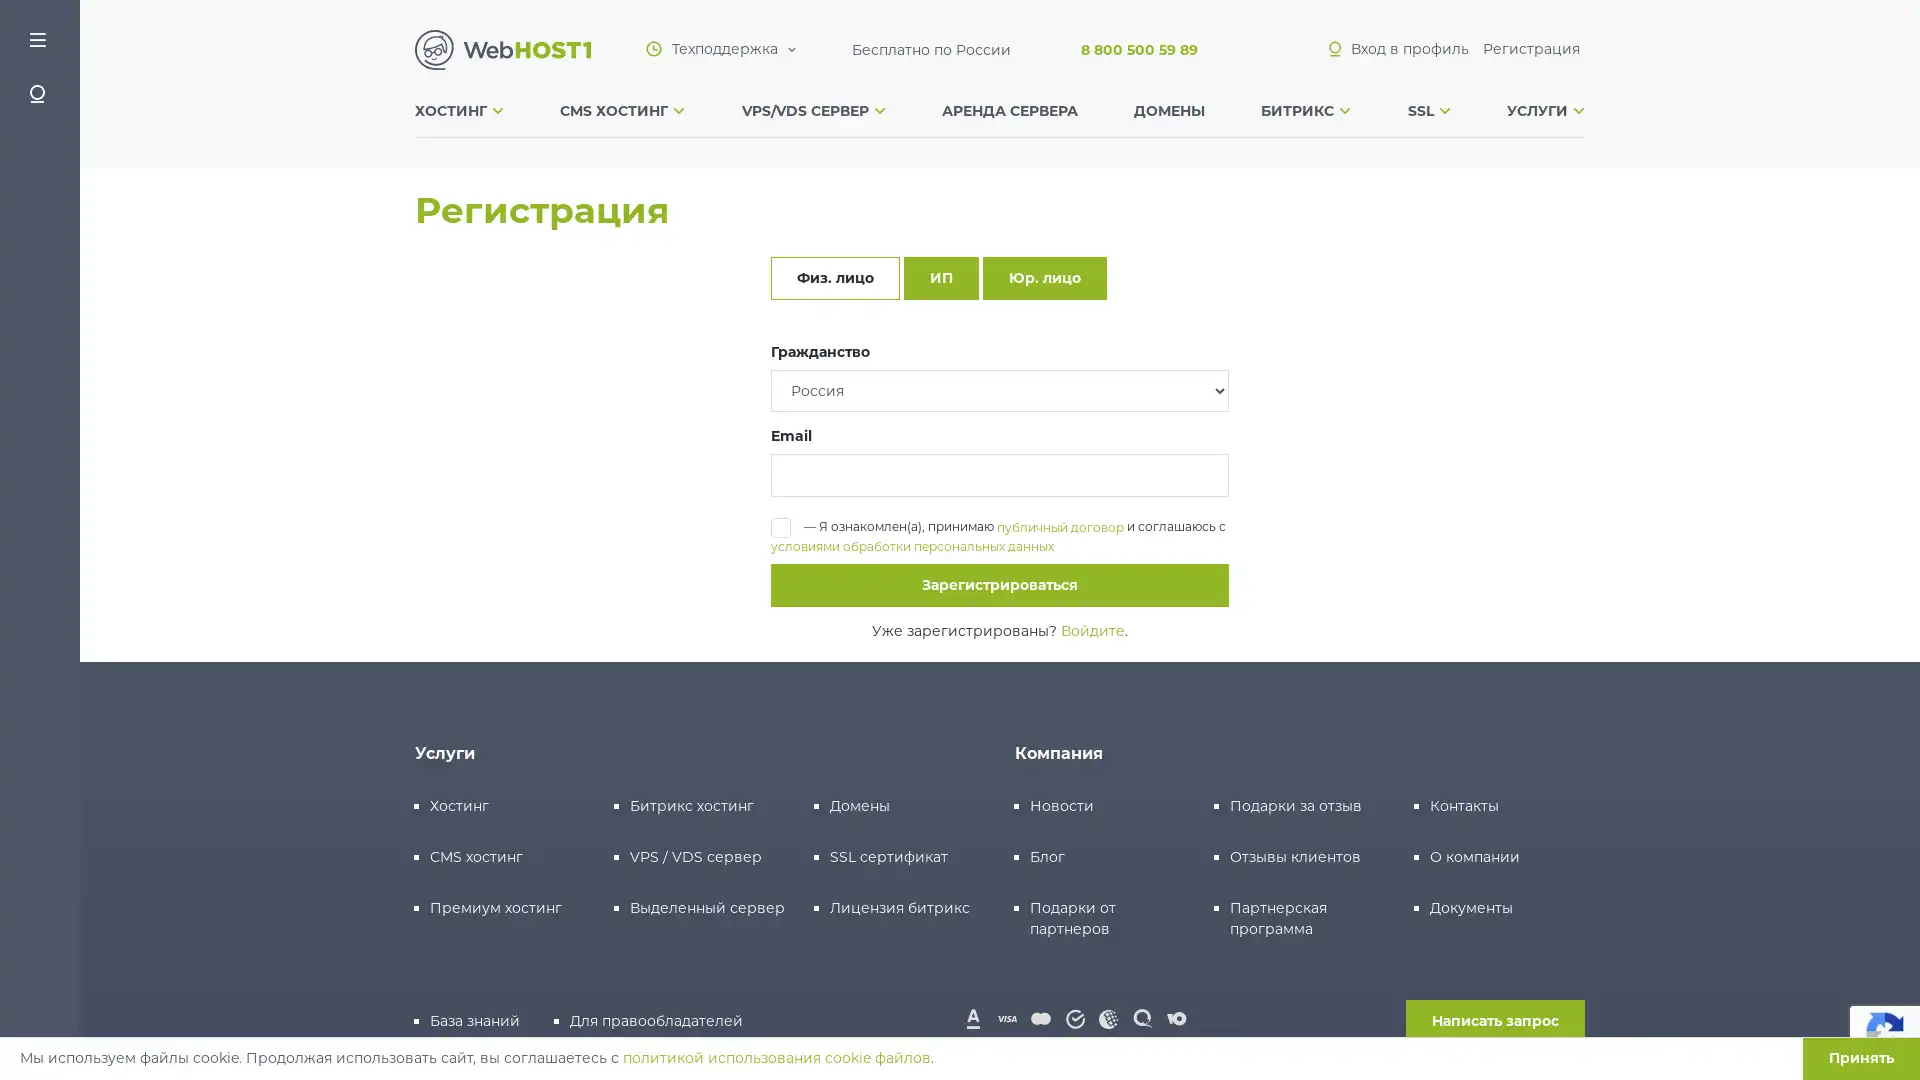  What do you see at coordinates (835, 278) in the screenshot?
I see `.` at bounding box center [835, 278].